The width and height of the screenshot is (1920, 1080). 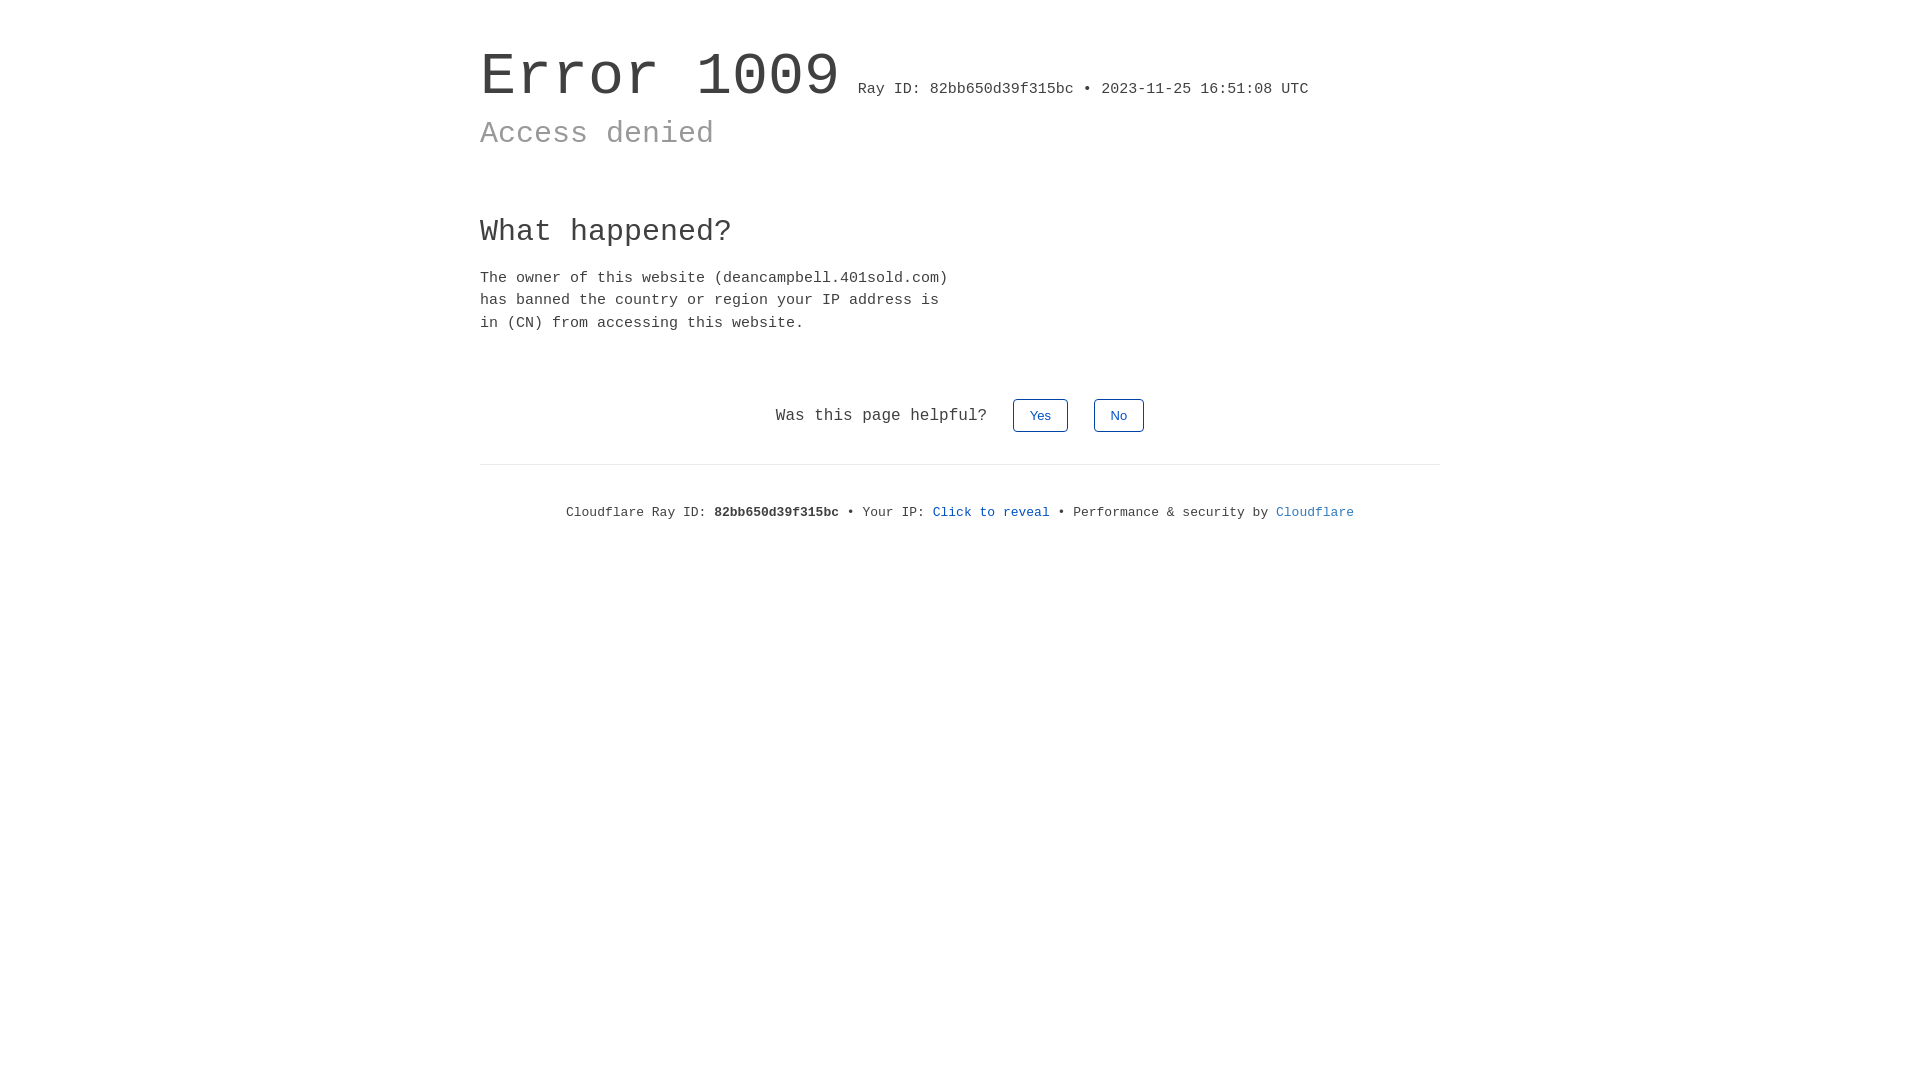 What do you see at coordinates (1118, 414) in the screenshot?
I see `'No'` at bounding box center [1118, 414].